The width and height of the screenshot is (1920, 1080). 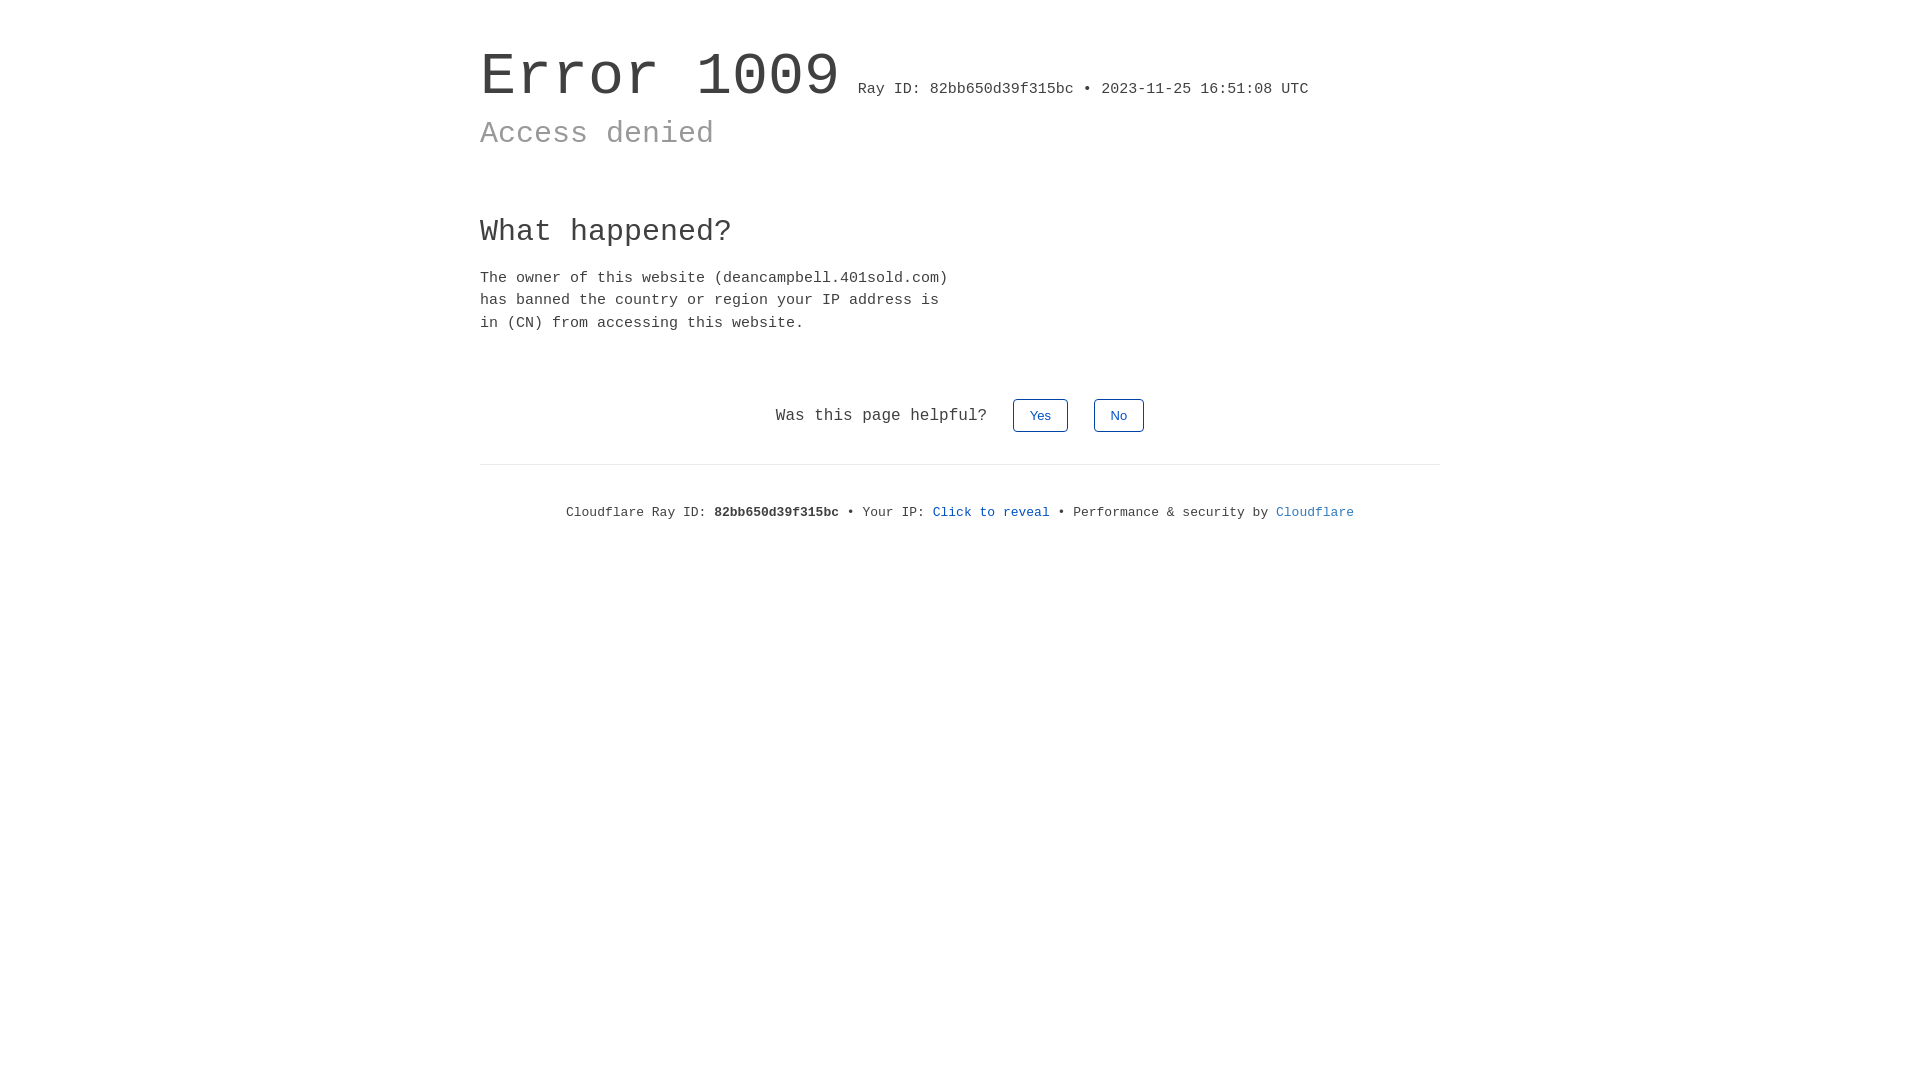 What do you see at coordinates (1118, 414) in the screenshot?
I see `'No'` at bounding box center [1118, 414].